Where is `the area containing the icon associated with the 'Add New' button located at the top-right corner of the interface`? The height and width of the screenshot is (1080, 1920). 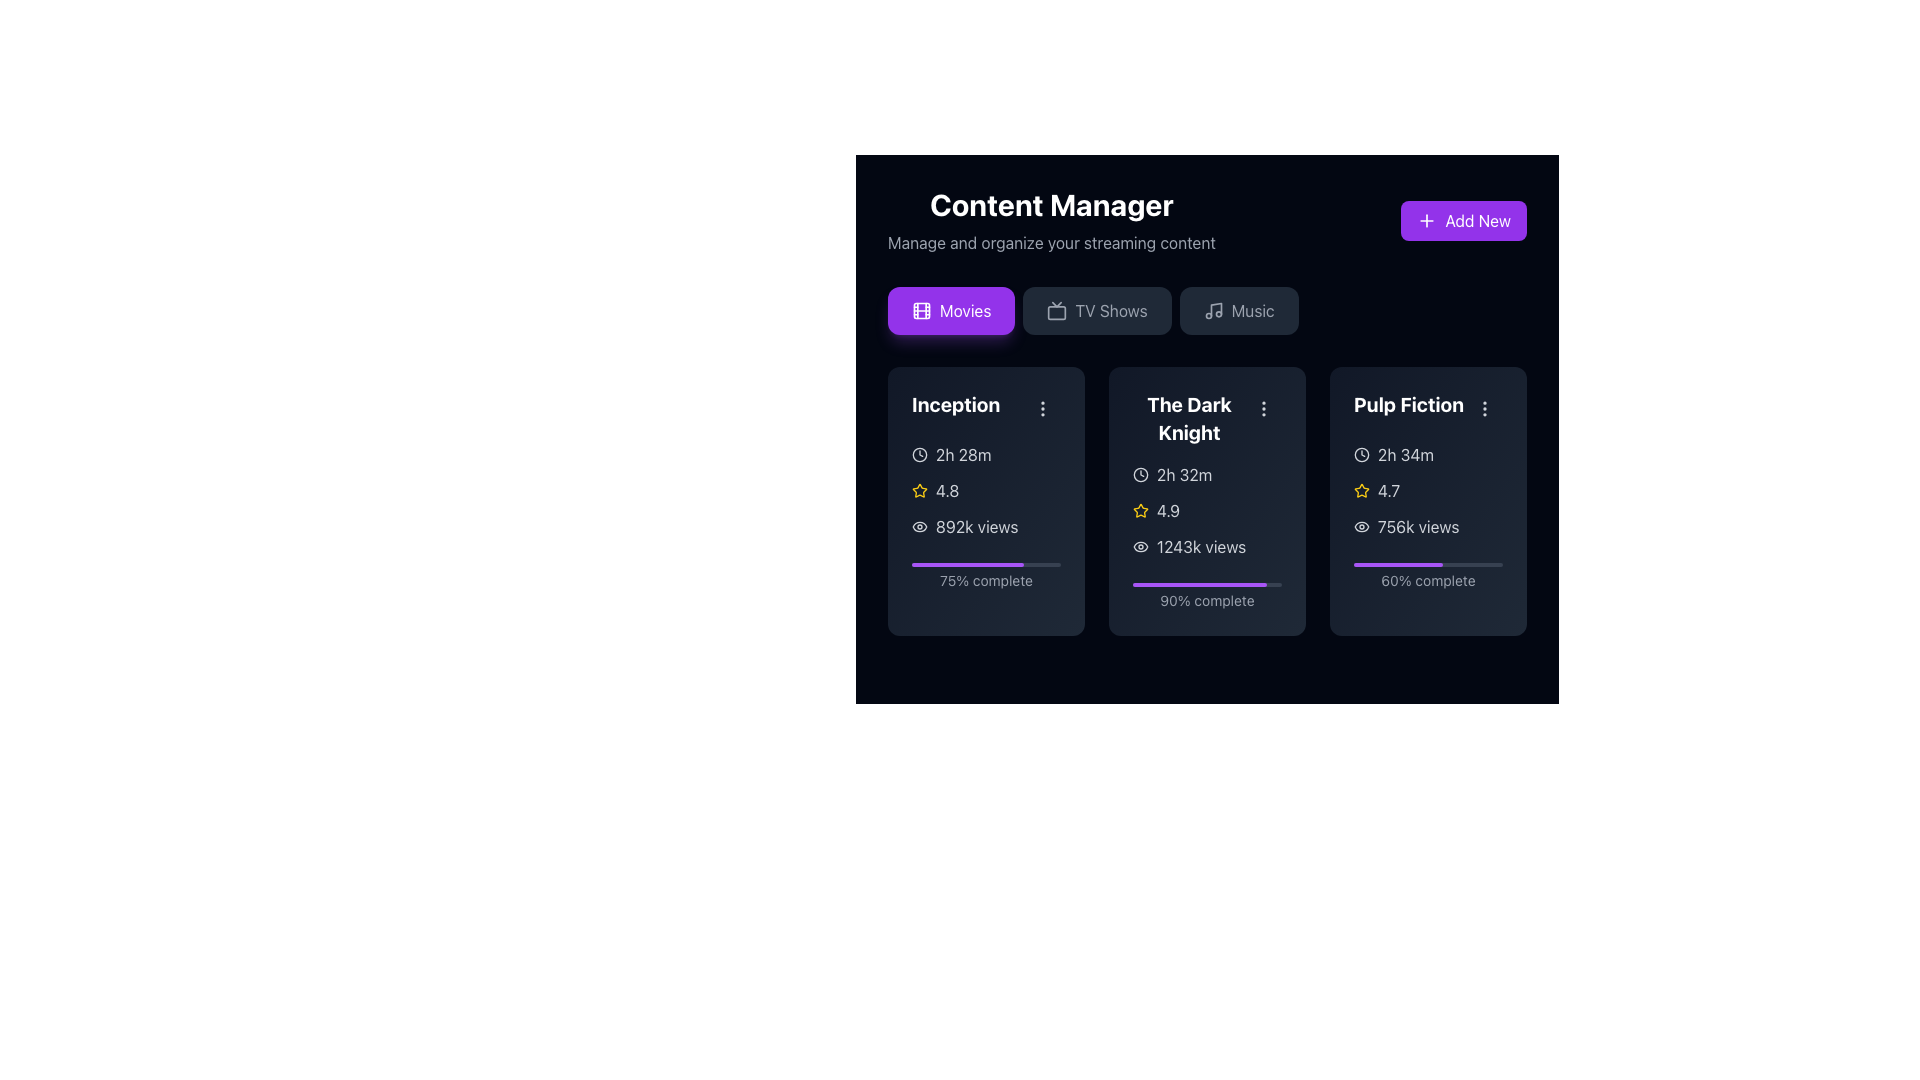
the area containing the icon associated with the 'Add New' button located at the top-right corner of the interface is located at coordinates (1426, 220).